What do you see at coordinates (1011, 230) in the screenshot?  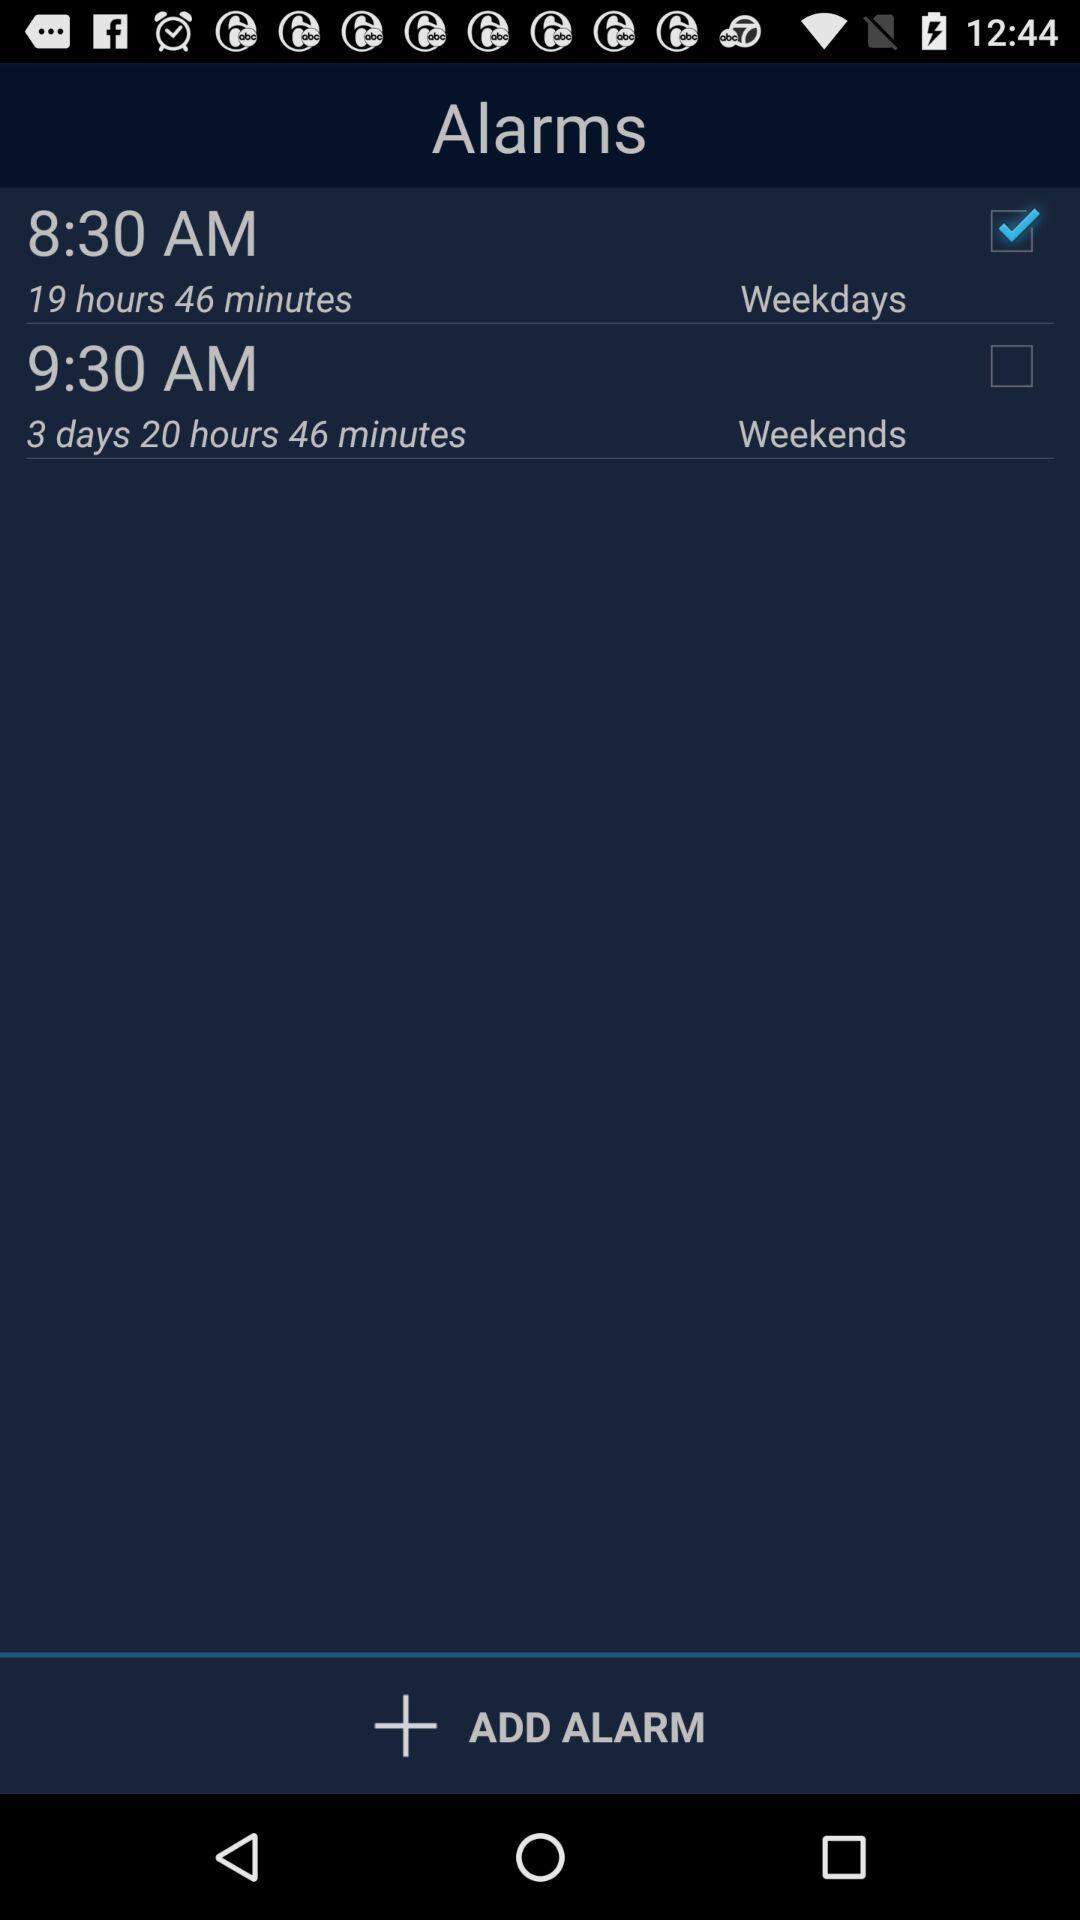 I see `complete the alarm` at bounding box center [1011, 230].